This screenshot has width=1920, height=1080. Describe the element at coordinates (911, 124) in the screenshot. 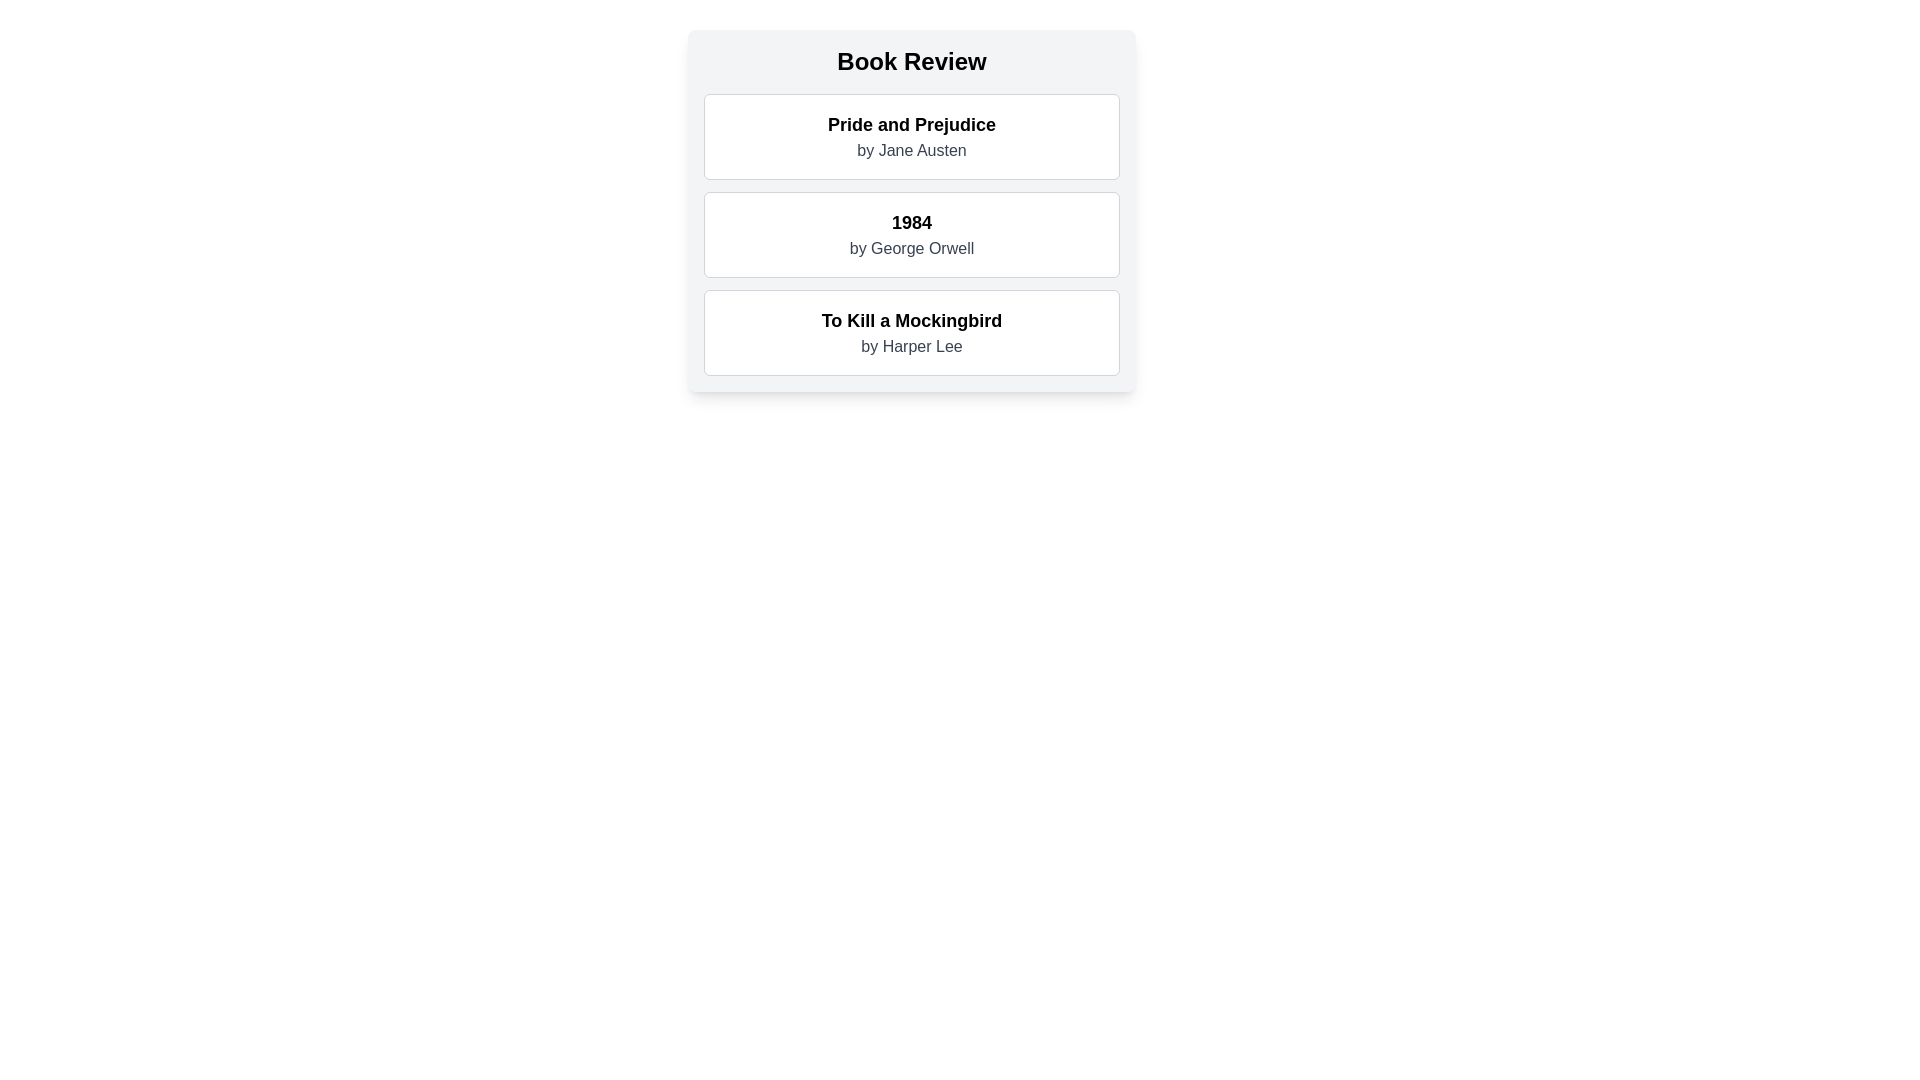

I see `title text label of the book located at the upper region of the first card in the vertical list of book entries, positioned above the author's name` at that location.